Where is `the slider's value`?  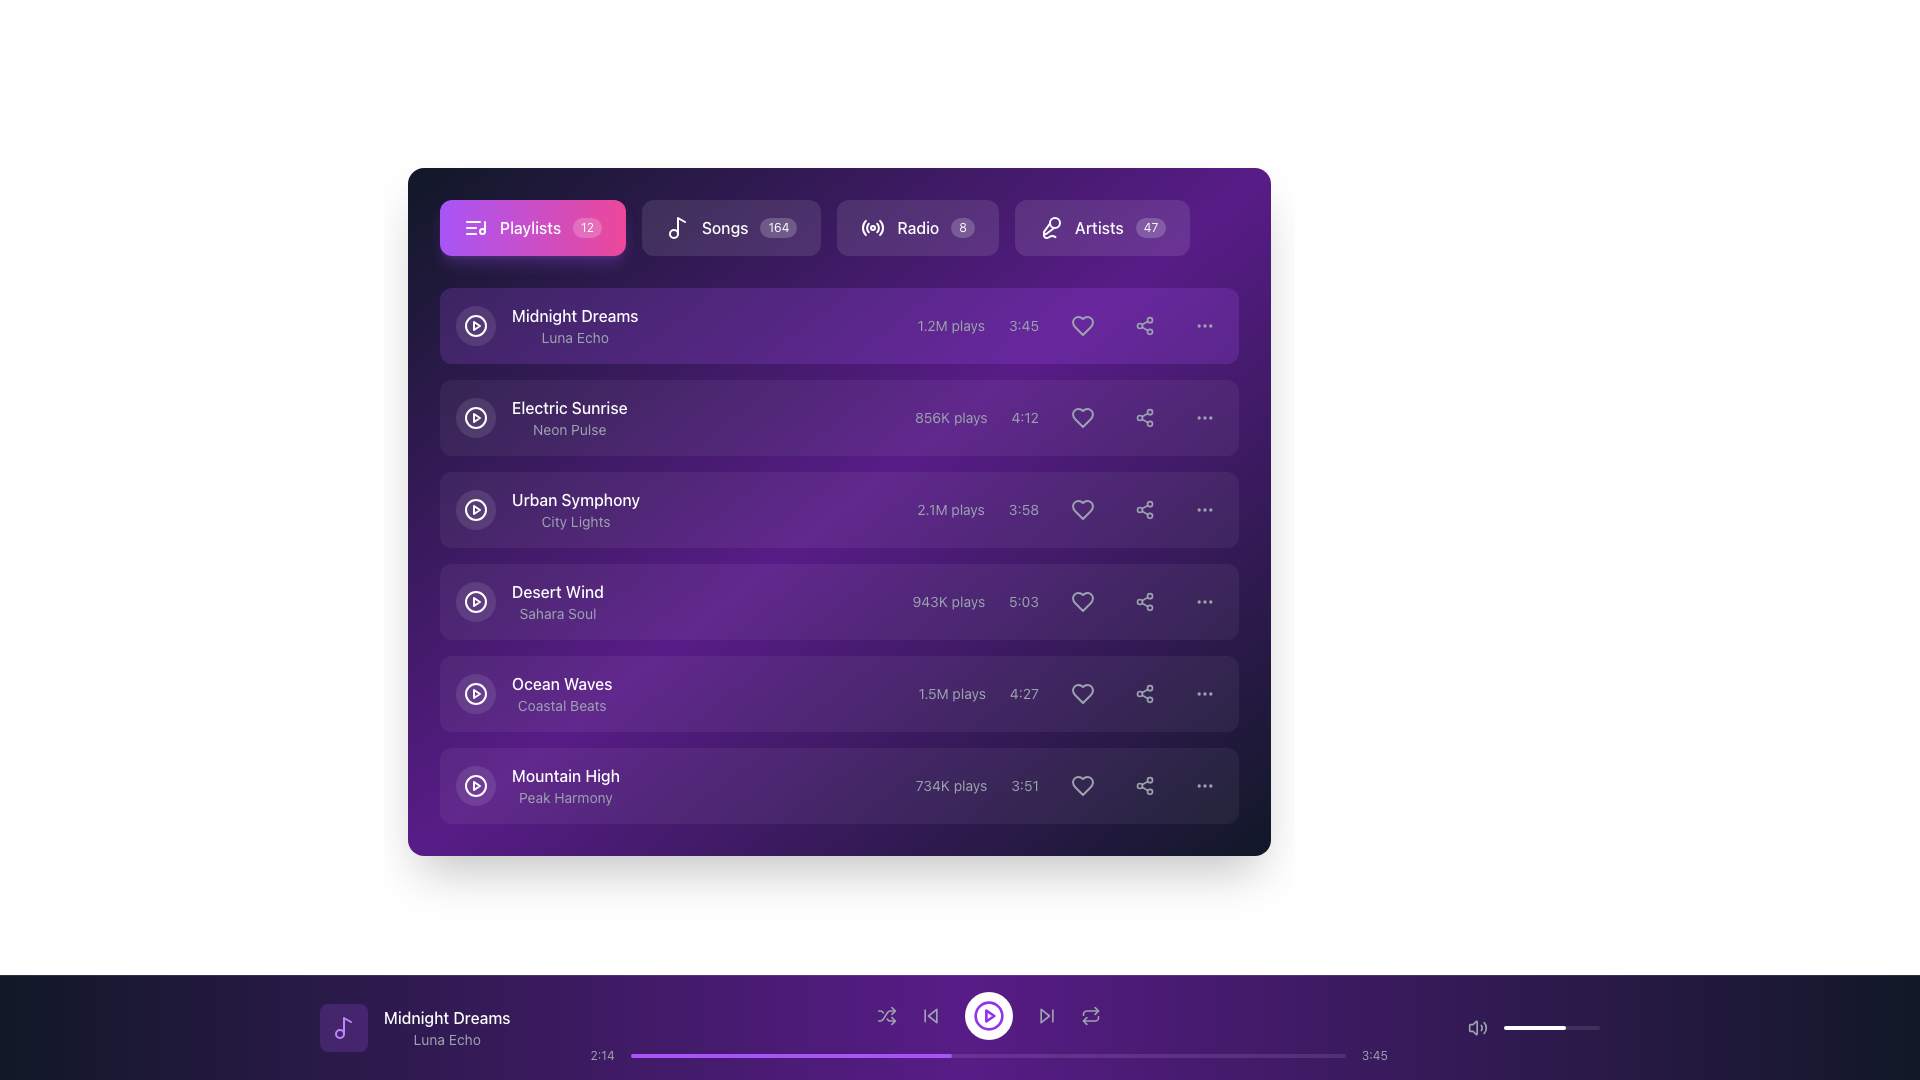
the slider's value is located at coordinates (1574, 1028).